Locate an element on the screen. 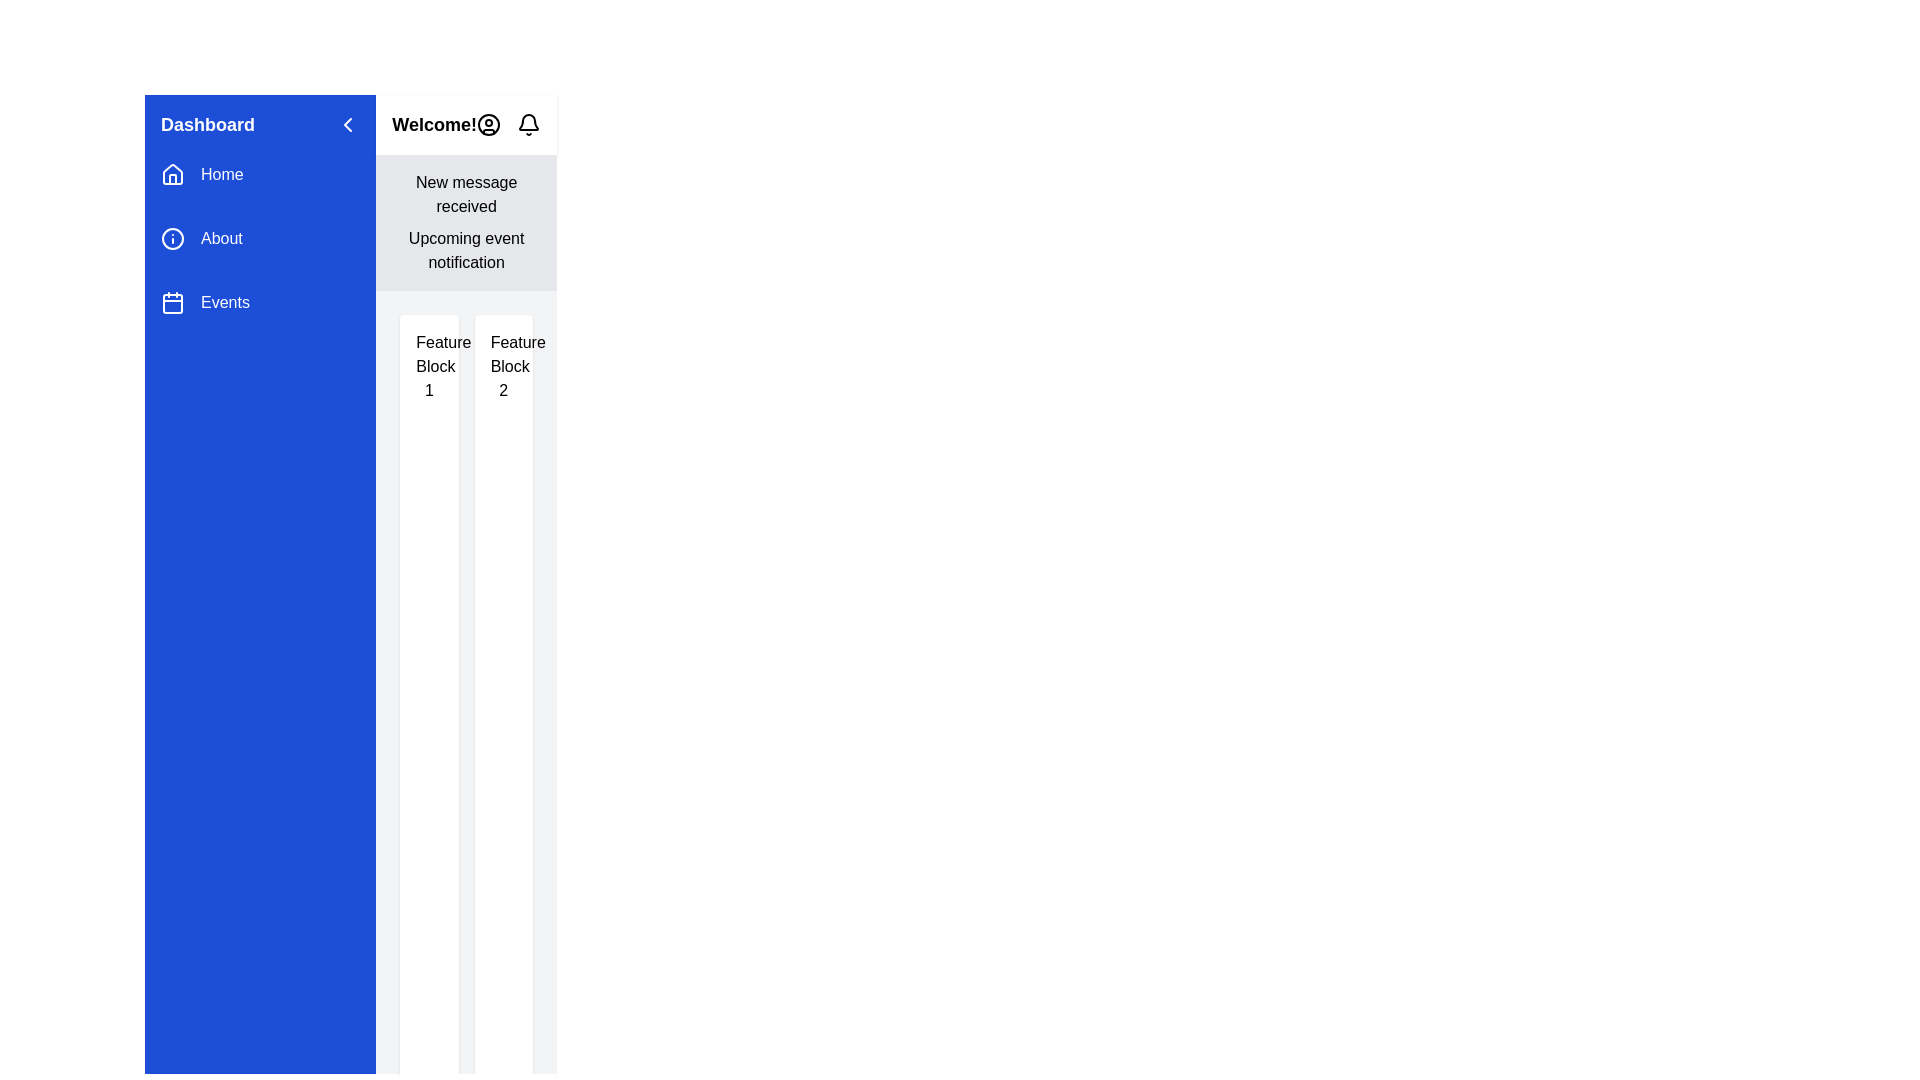 This screenshot has width=1920, height=1080. the left-pointing chevron icon button with a blue background, located on the far-right side of the 'Dashboard' header bar is located at coordinates (348, 124).